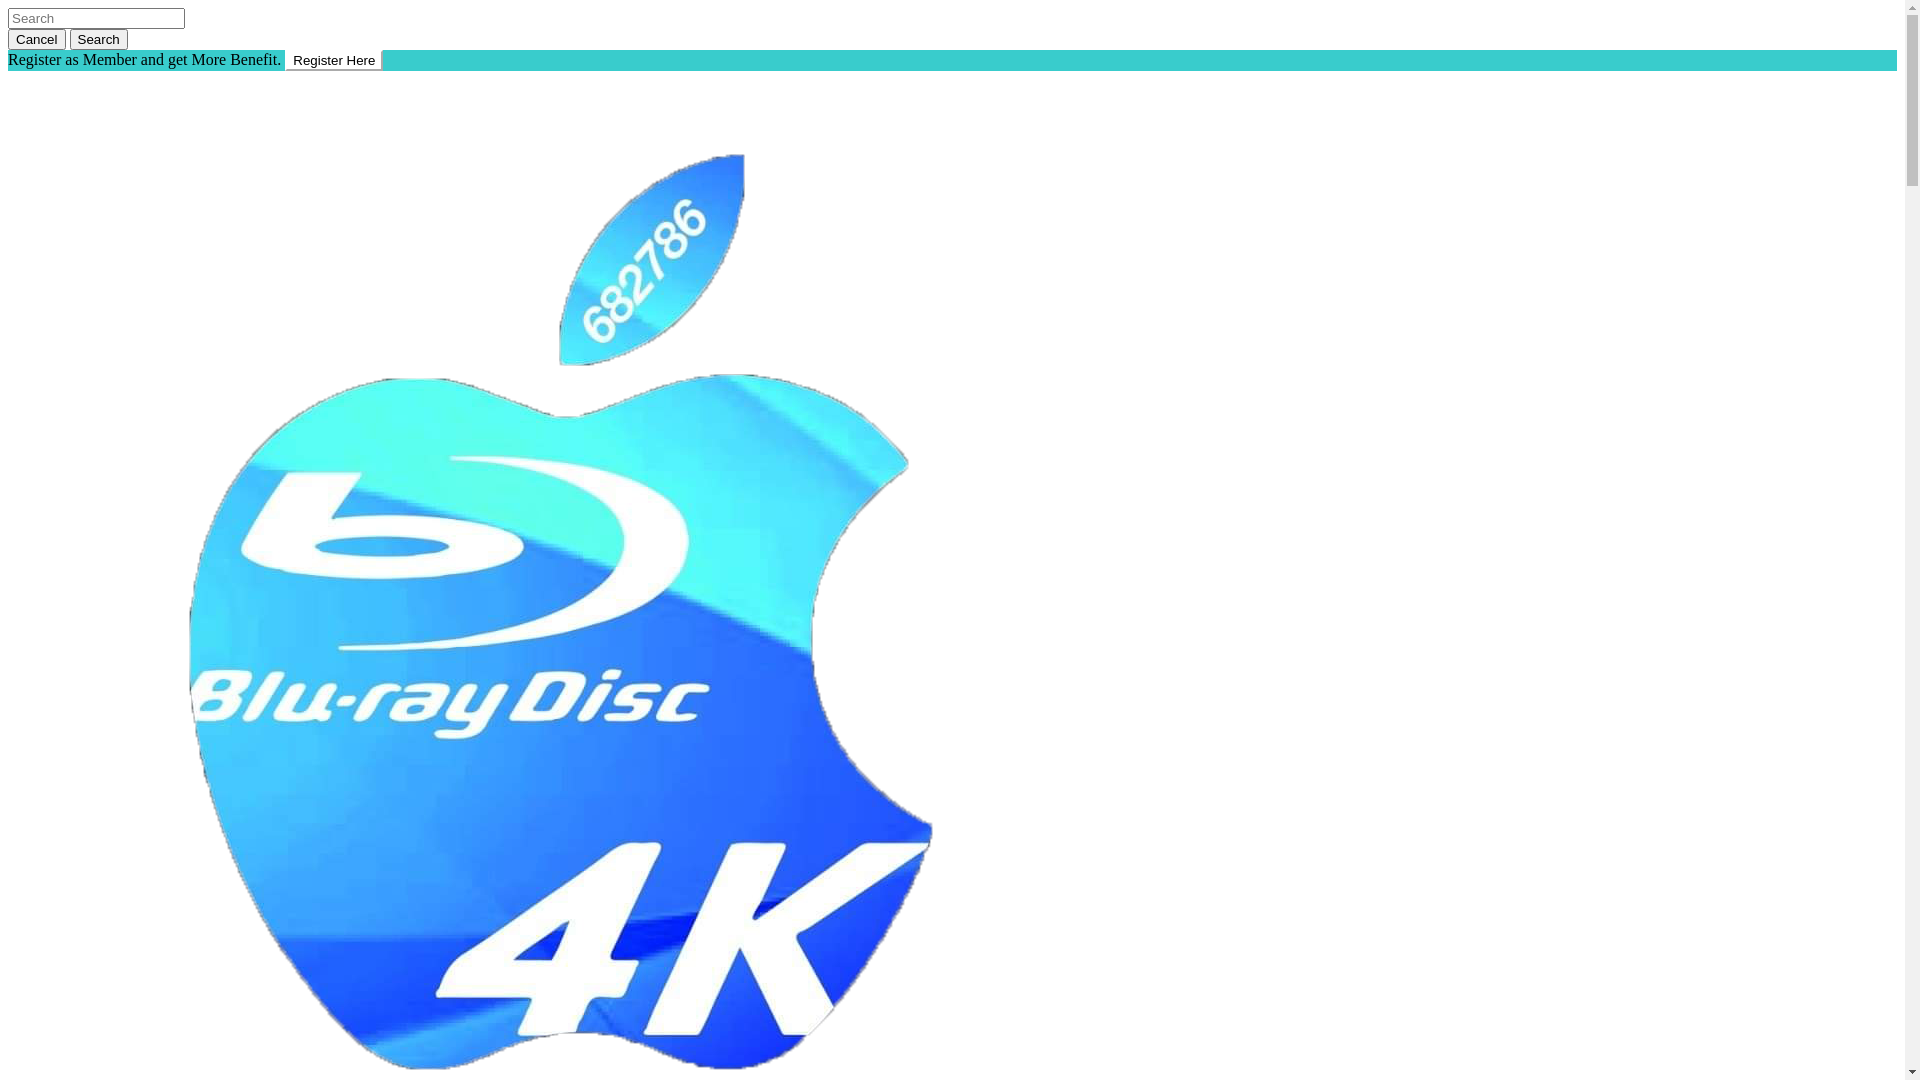 The height and width of the screenshot is (1080, 1920). Describe the element at coordinates (37, 39) in the screenshot. I see `'Cancel'` at that location.